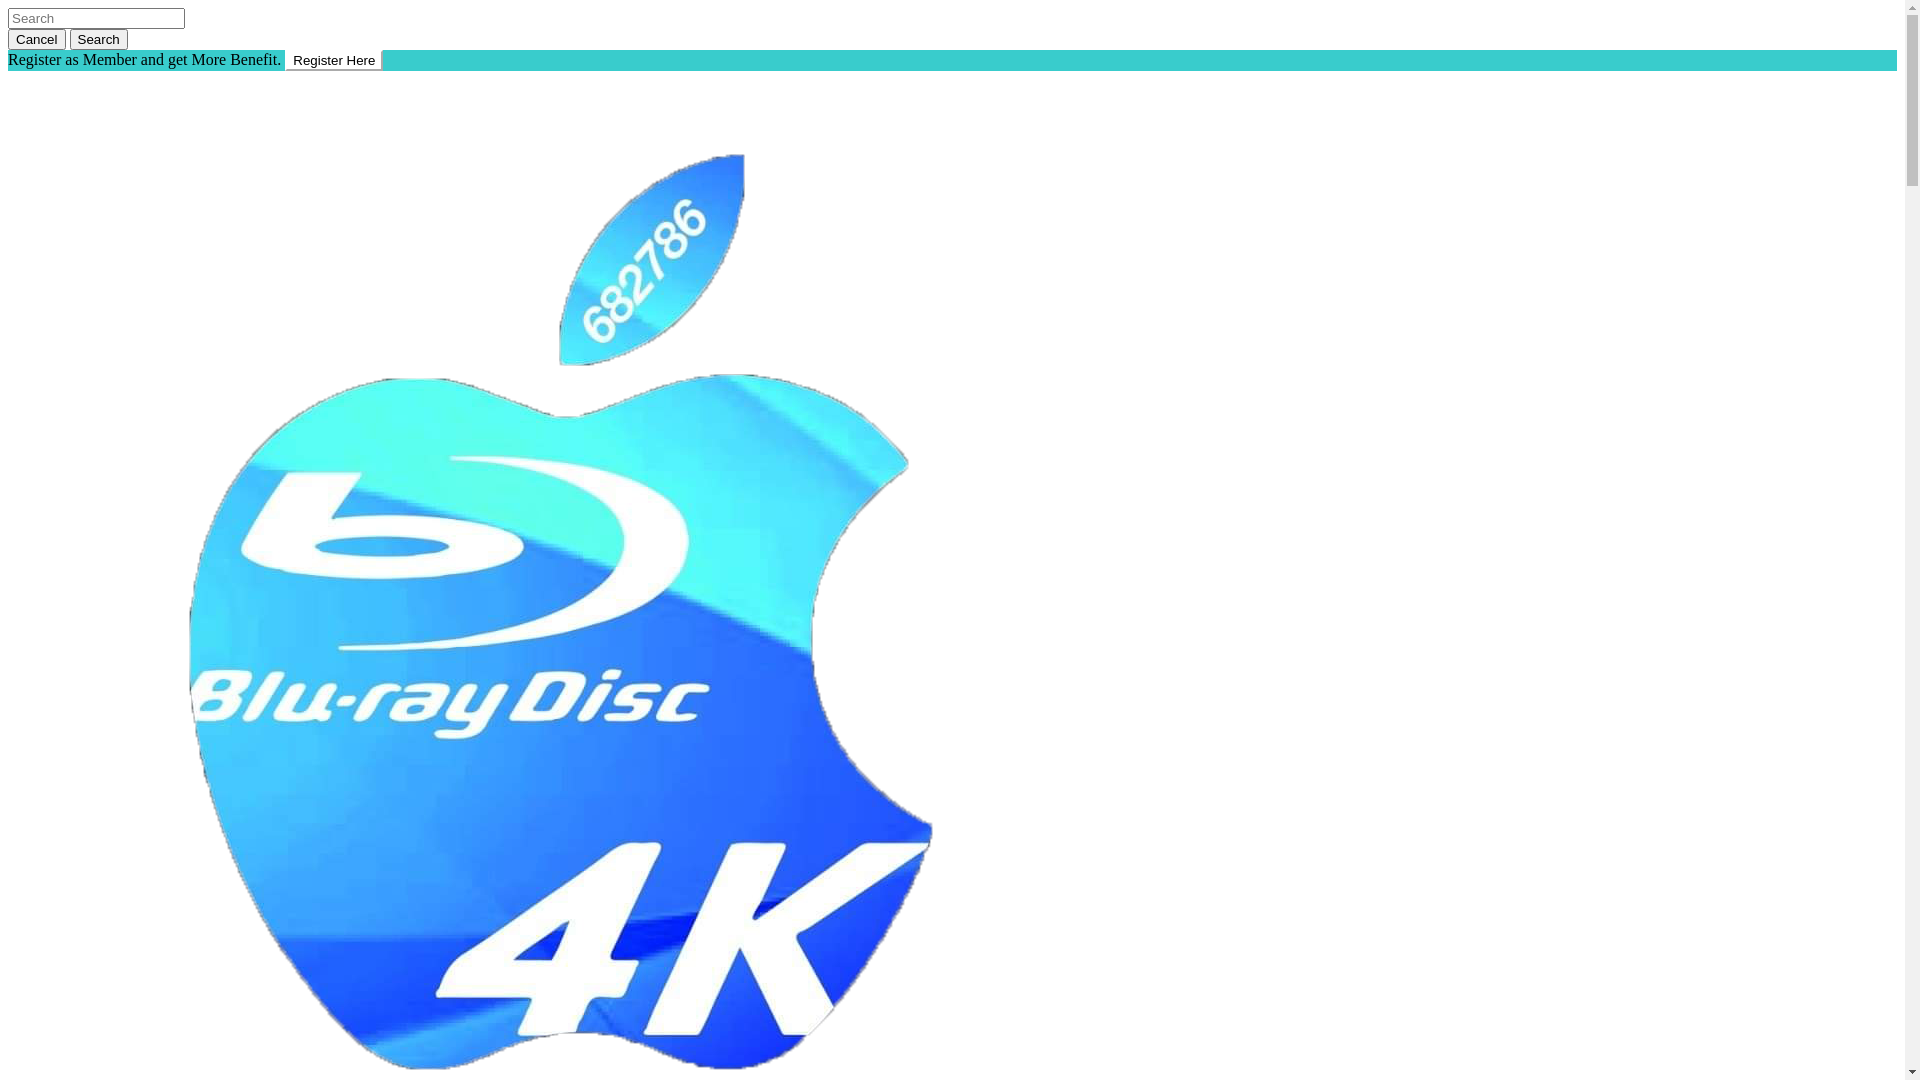 The height and width of the screenshot is (1080, 1920). Describe the element at coordinates (37, 39) in the screenshot. I see `'Cancel'` at that location.